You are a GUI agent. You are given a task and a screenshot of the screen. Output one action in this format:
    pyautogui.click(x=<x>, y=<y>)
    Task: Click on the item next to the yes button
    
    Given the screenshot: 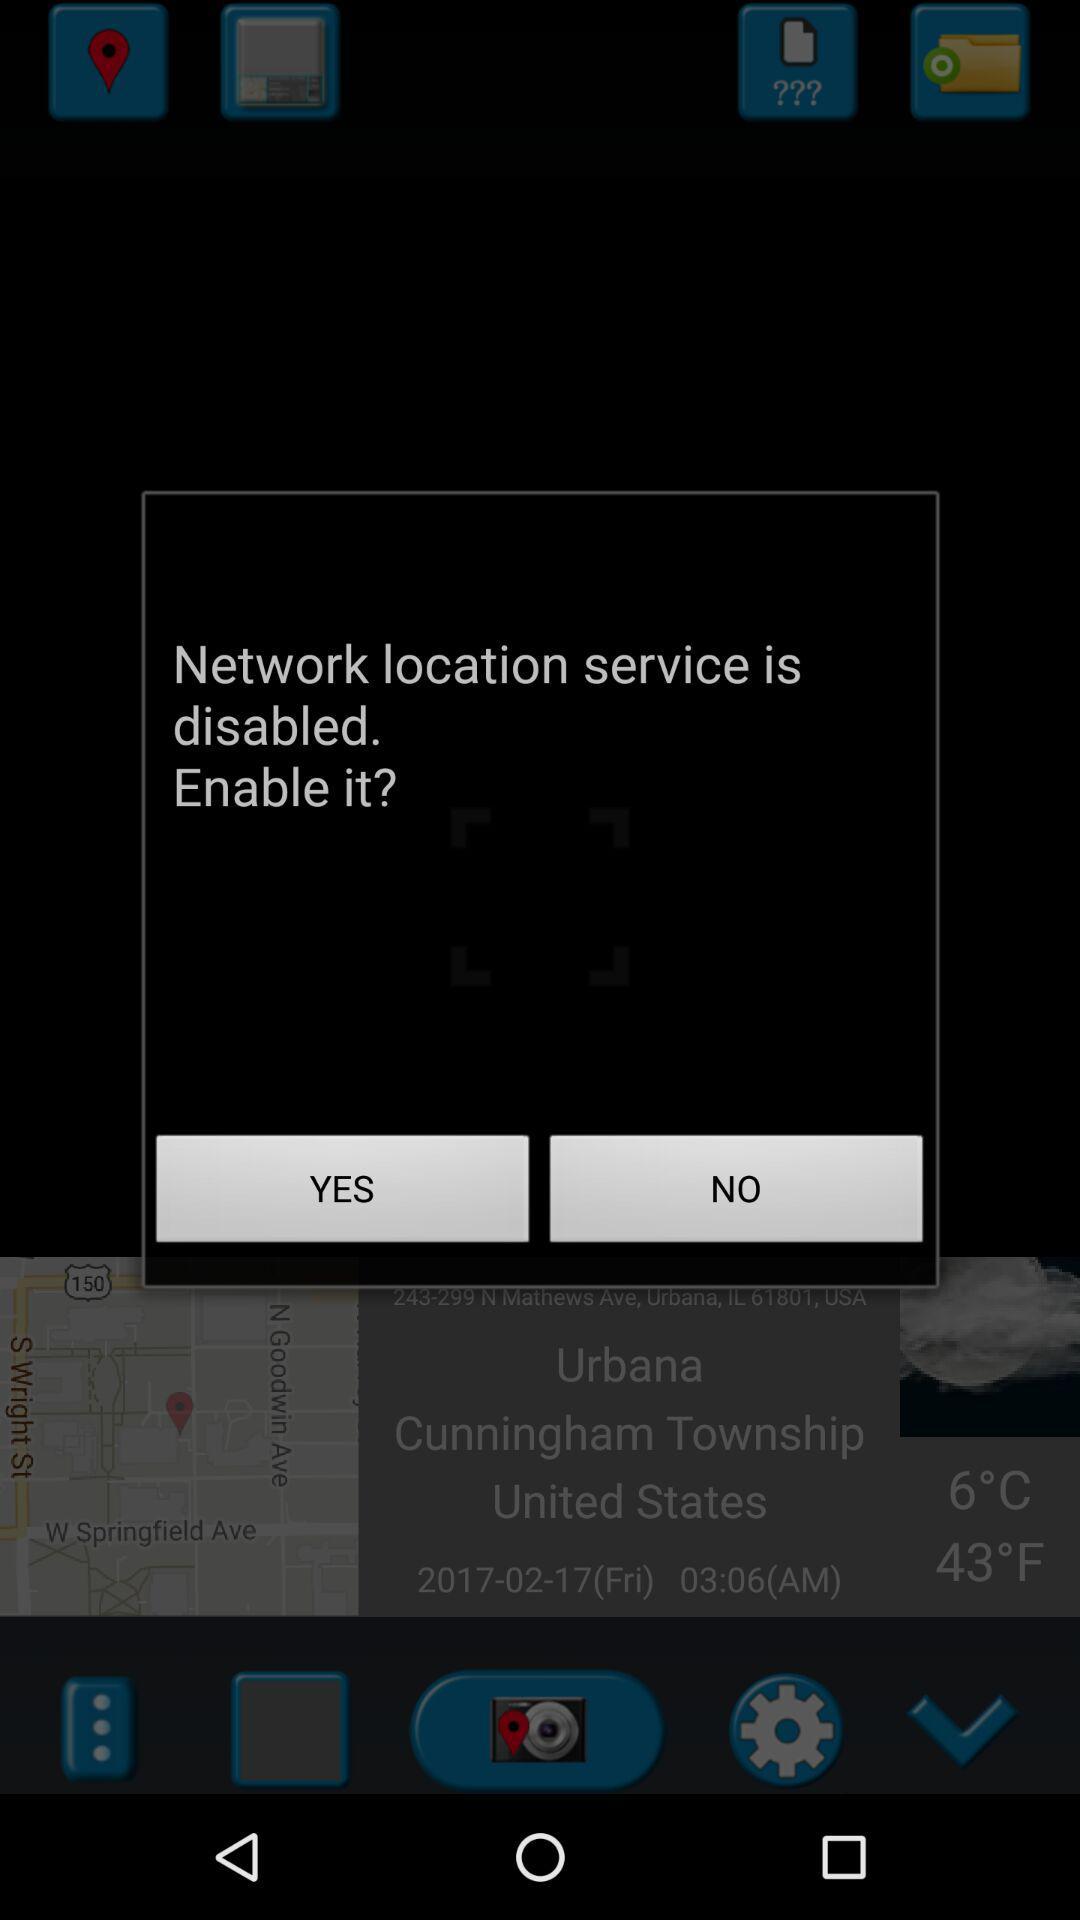 What is the action you would take?
    pyautogui.click(x=736, y=1194)
    